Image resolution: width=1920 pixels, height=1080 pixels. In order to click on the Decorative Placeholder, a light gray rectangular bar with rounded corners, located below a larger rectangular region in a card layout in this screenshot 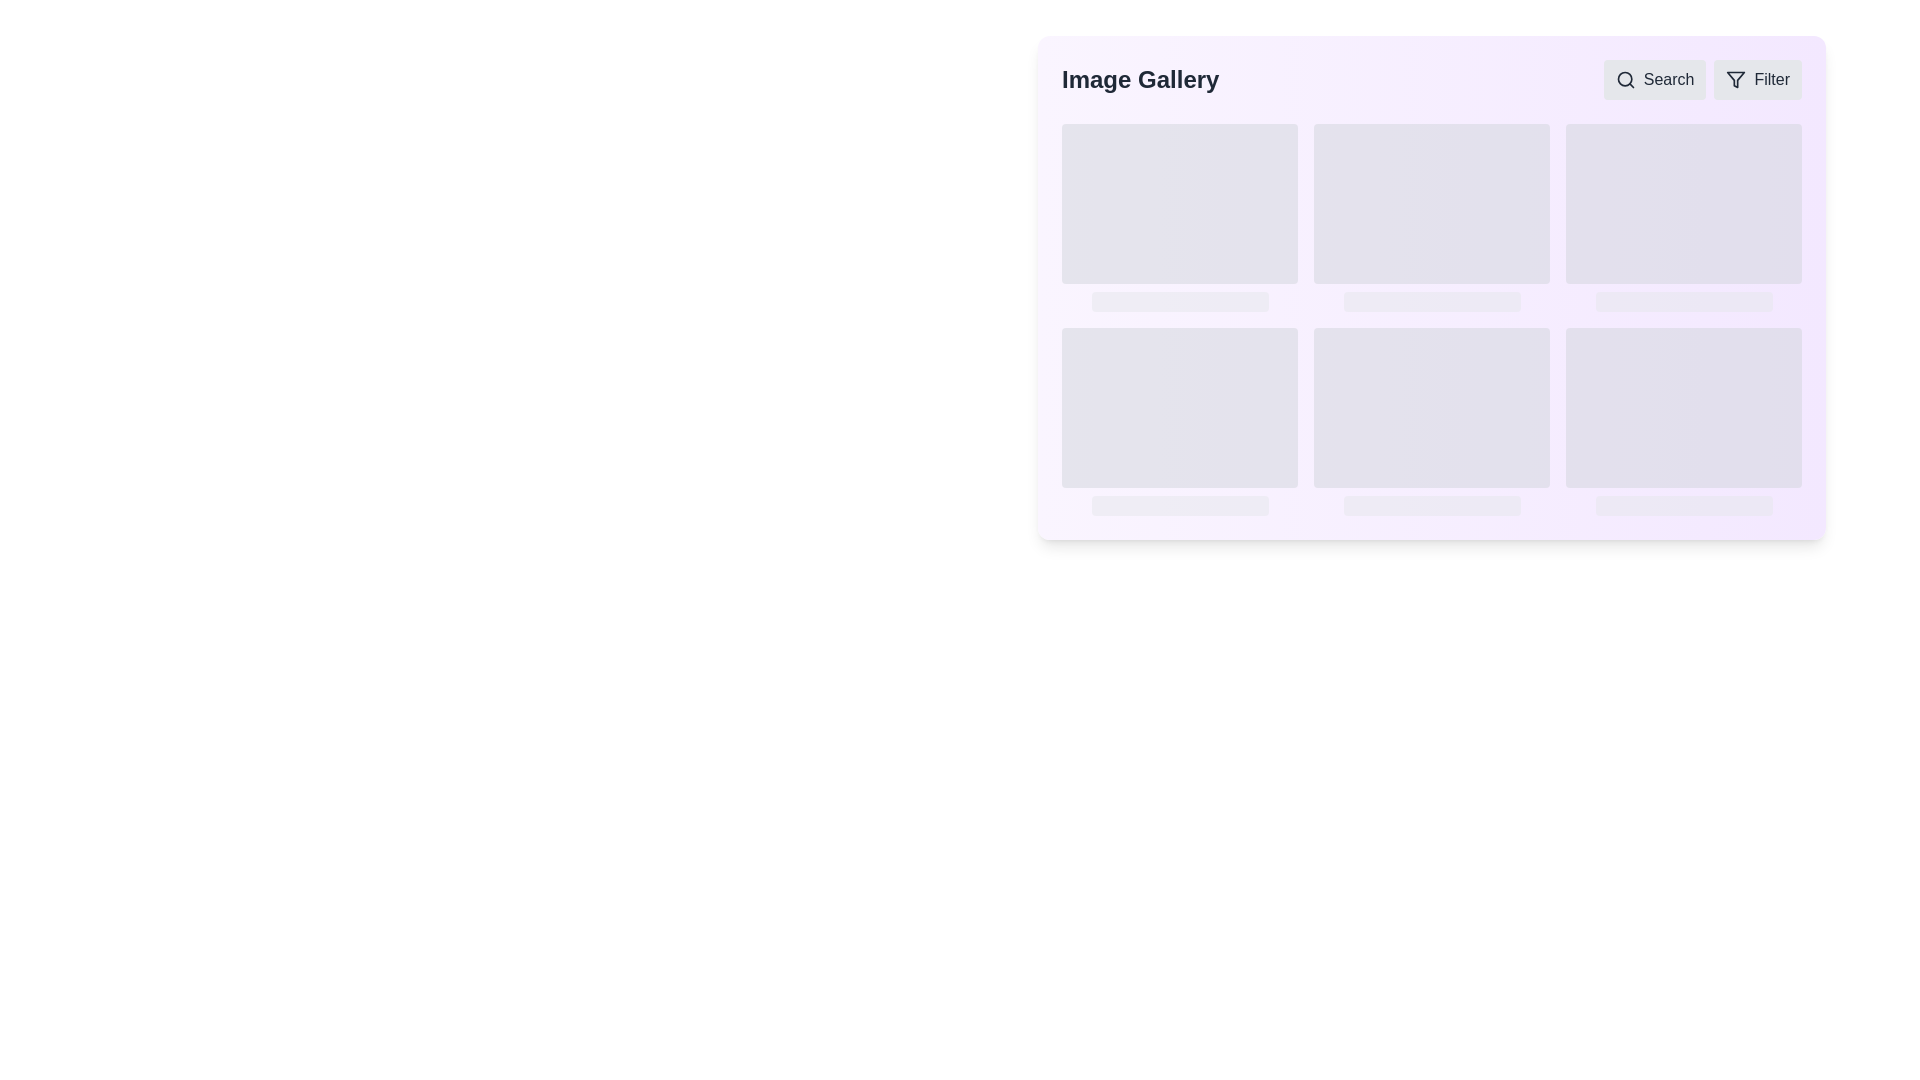, I will do `click(1430, 504)`.